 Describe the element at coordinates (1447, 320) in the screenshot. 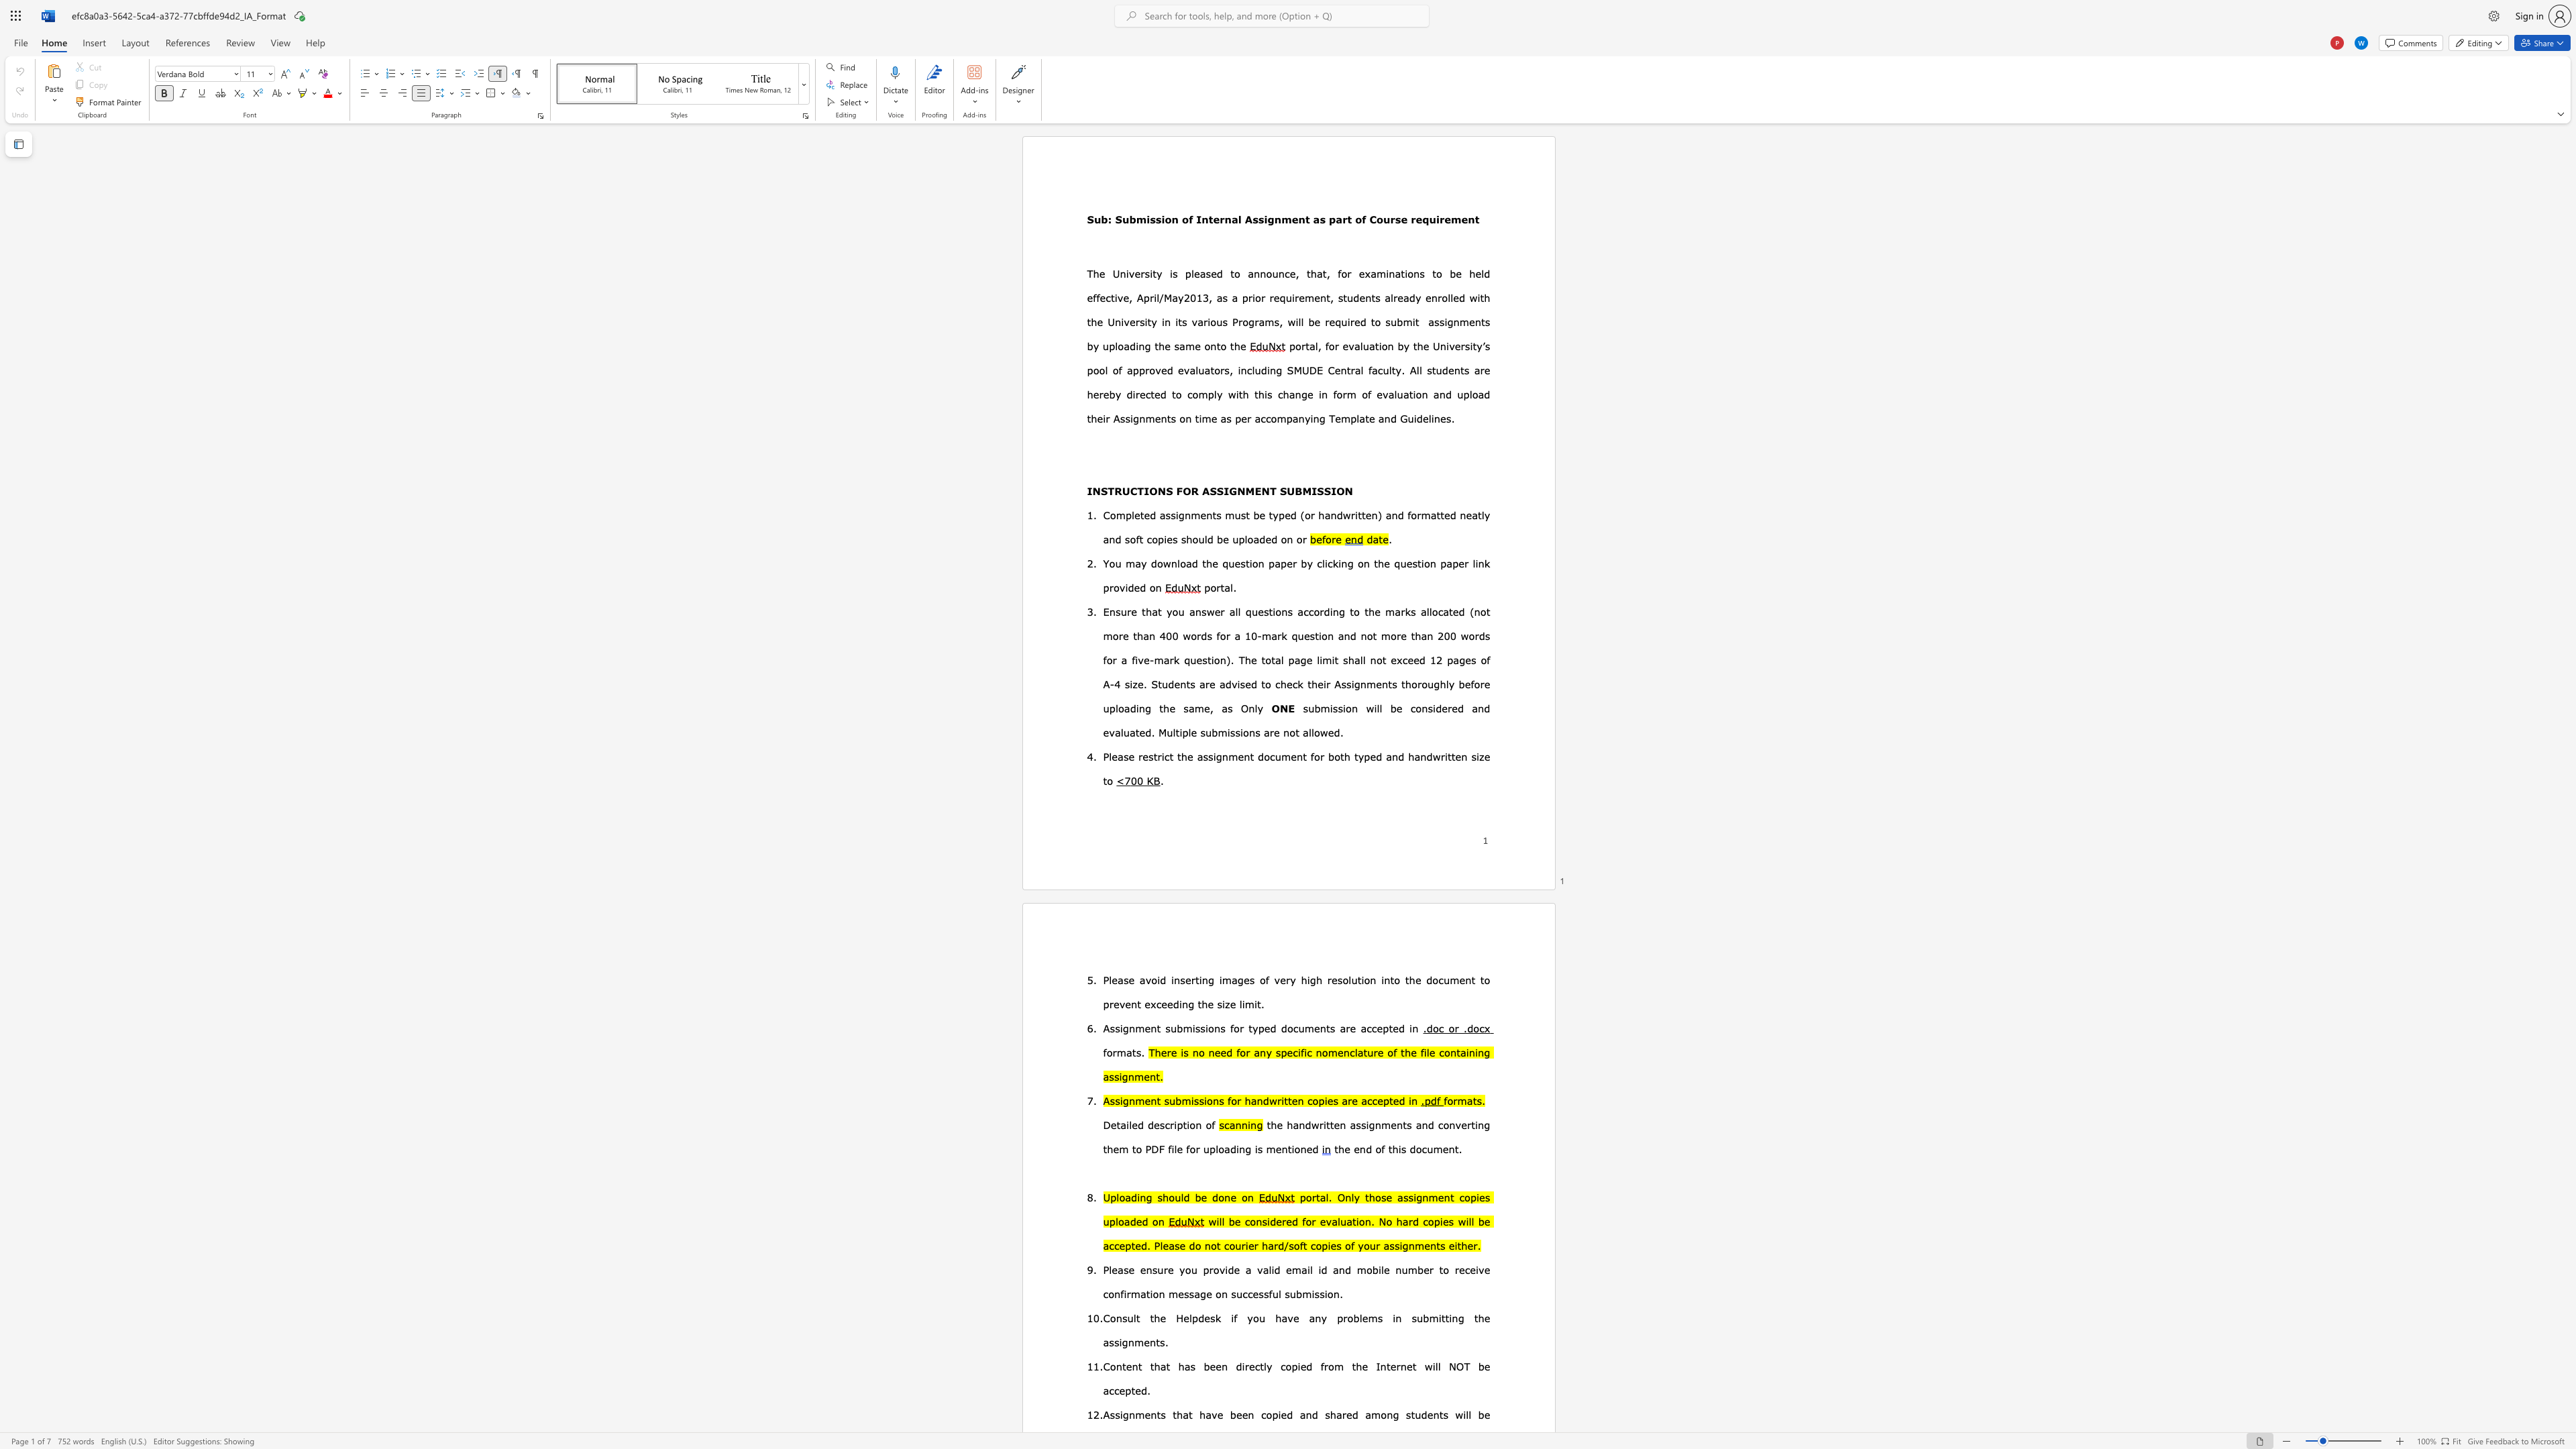

I see `the subset text "gnment" within the text "submit  assignments"` at that location.